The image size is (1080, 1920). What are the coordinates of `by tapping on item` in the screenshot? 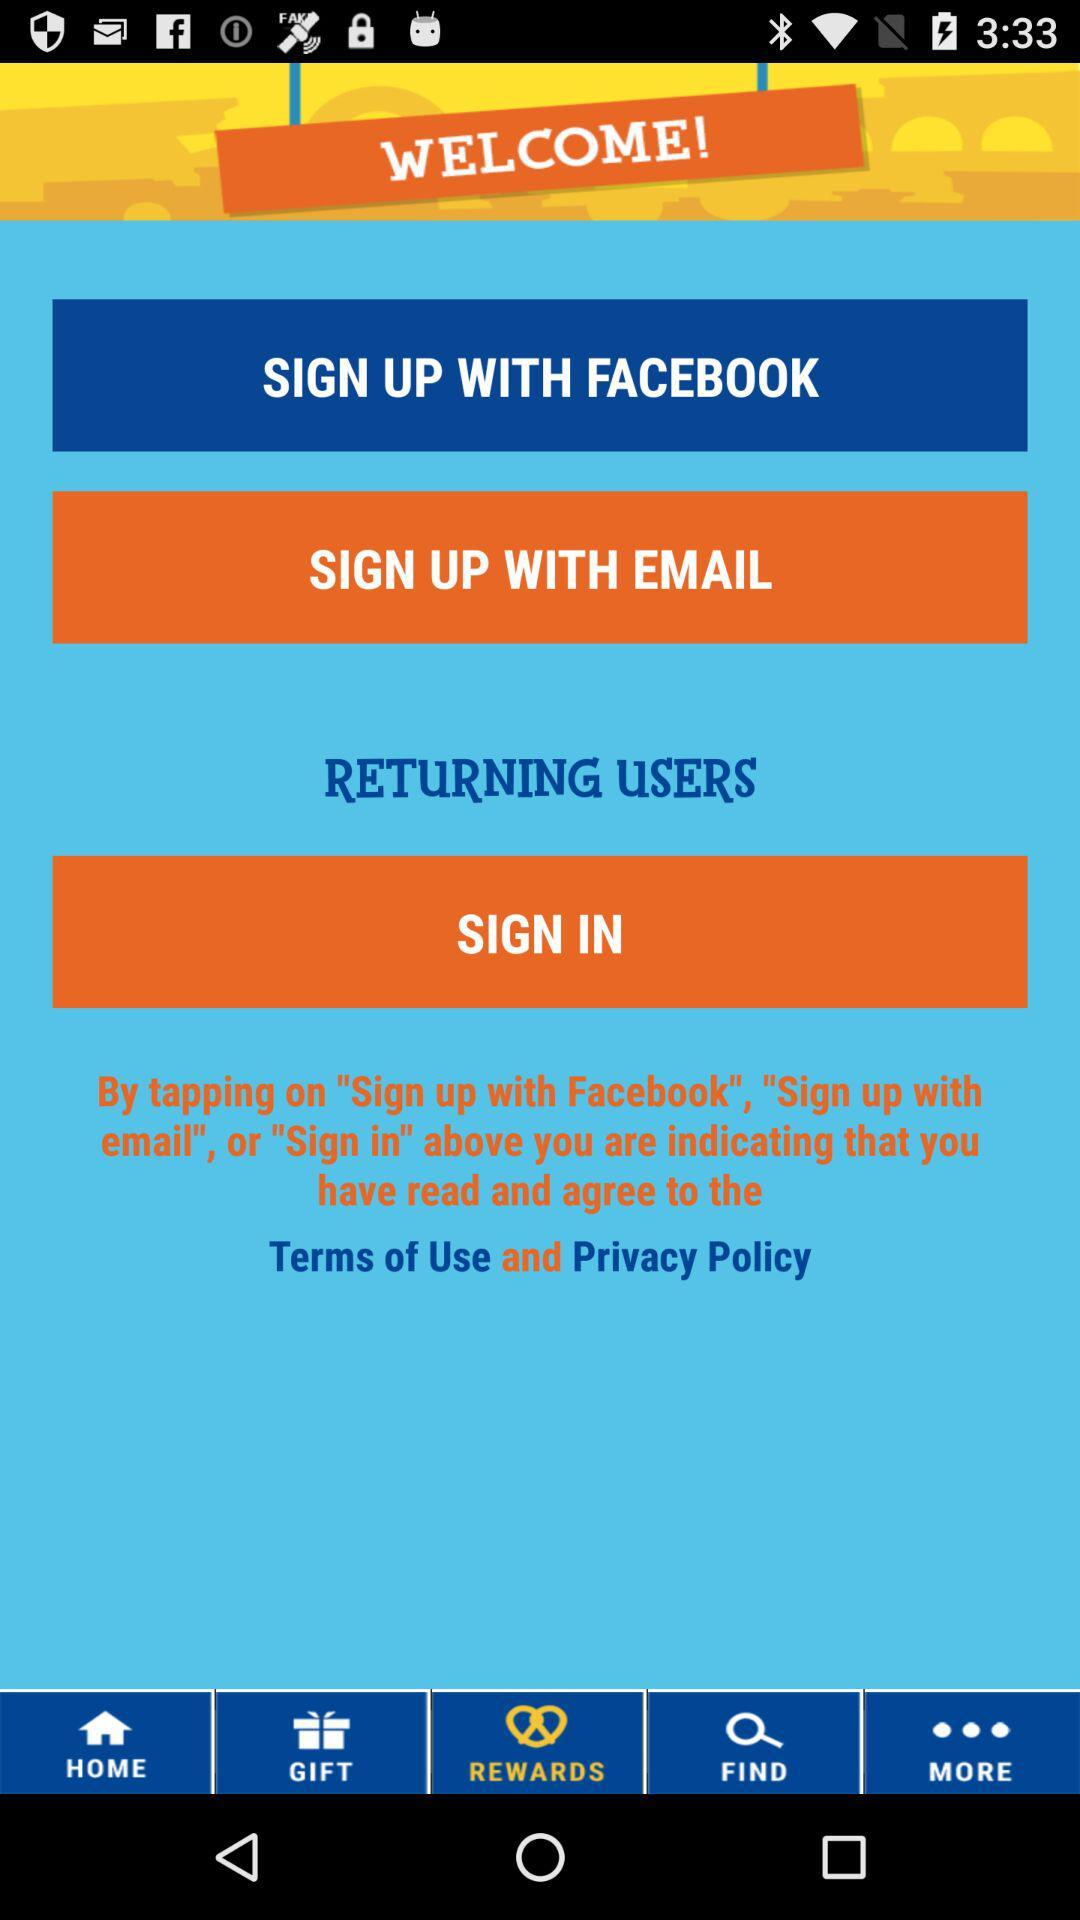 It's located at (540, 1163).